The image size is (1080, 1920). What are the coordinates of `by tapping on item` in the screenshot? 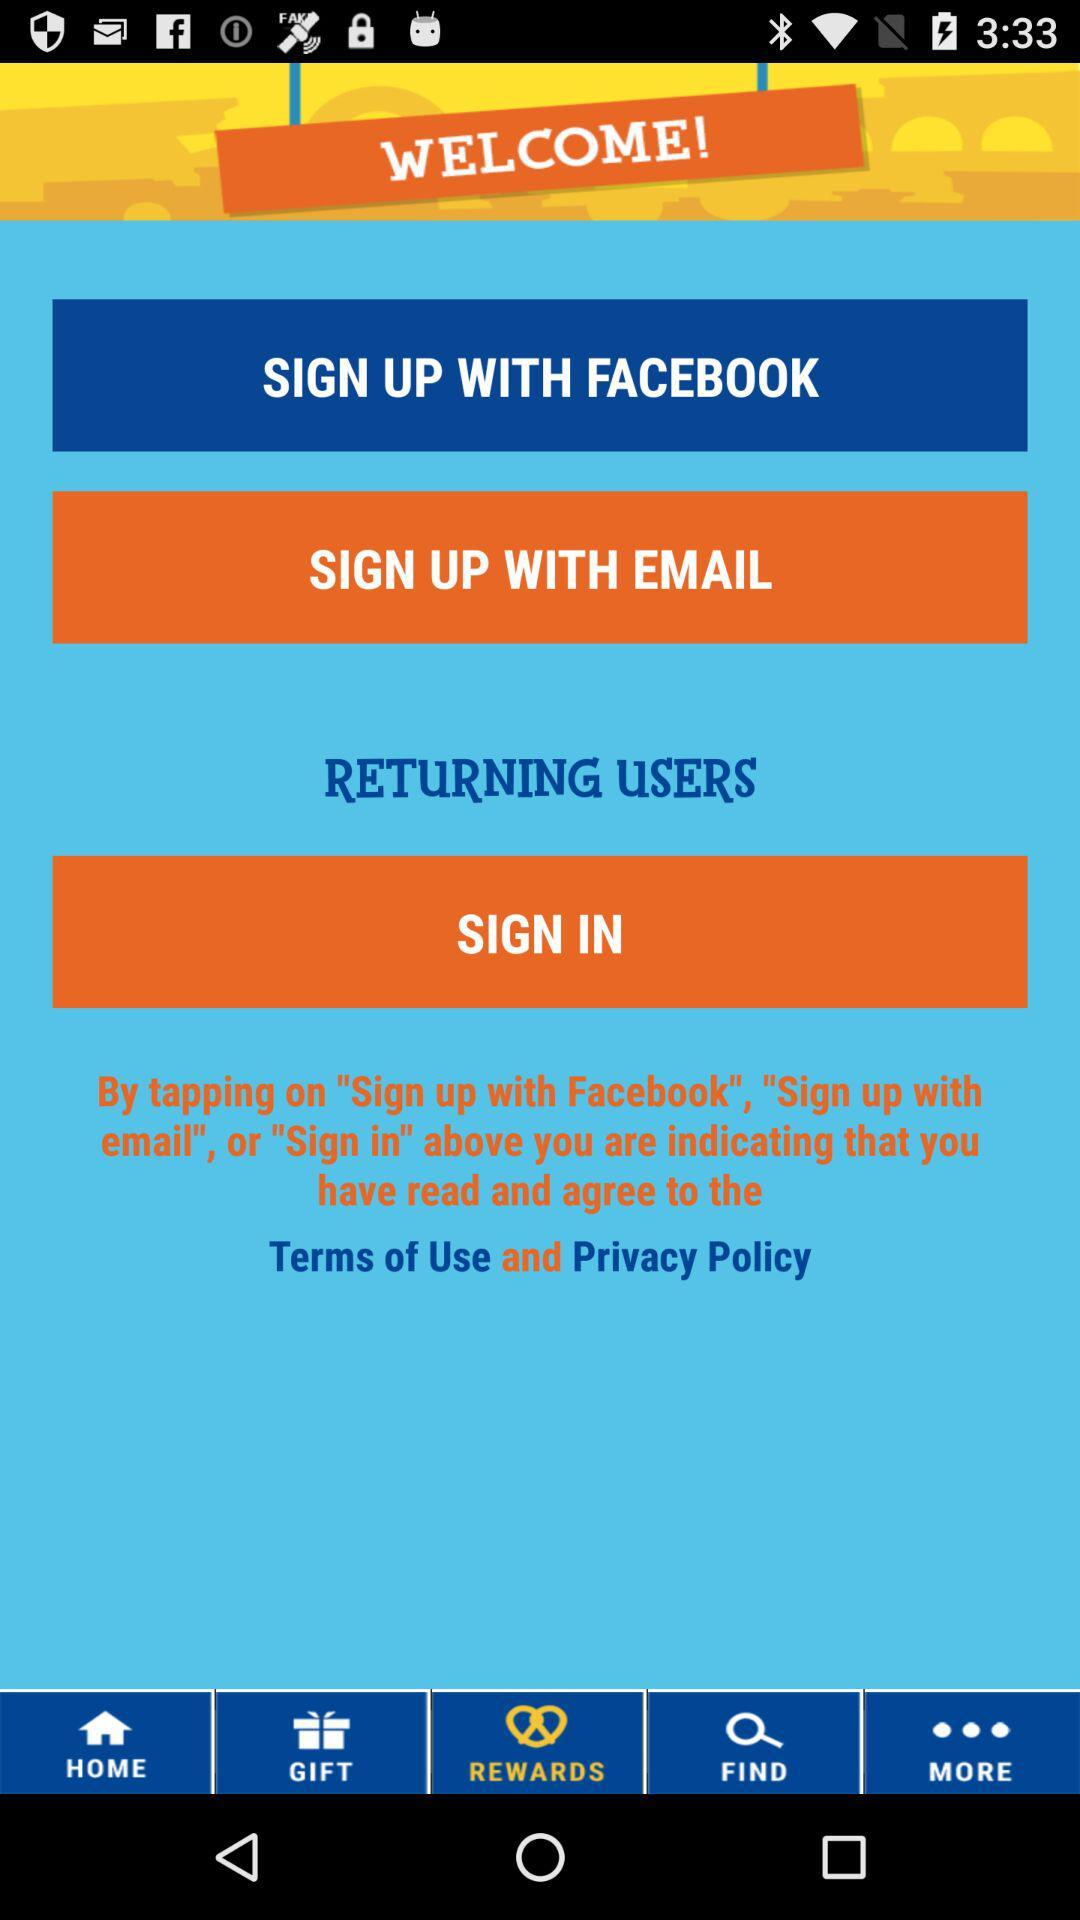 It's located at (540, 1163).